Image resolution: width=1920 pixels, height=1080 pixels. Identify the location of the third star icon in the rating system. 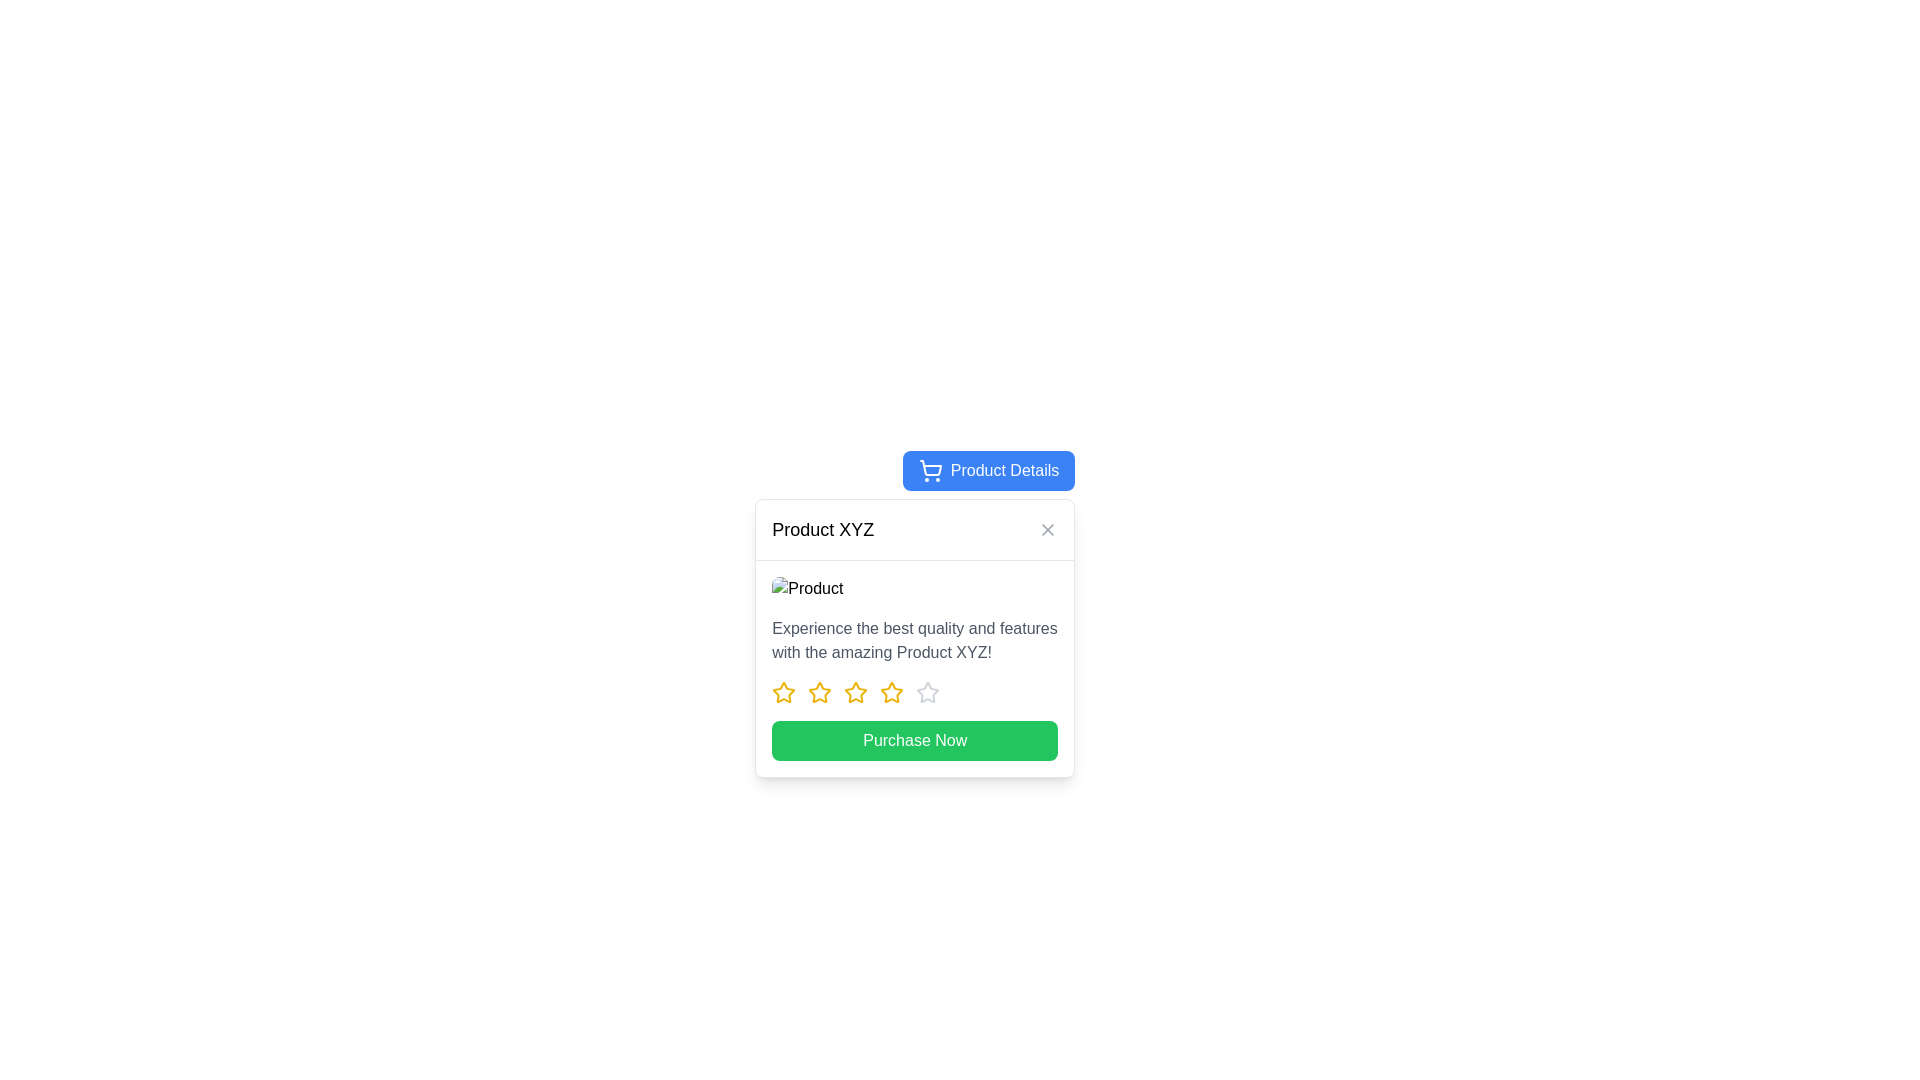
(820, 692).